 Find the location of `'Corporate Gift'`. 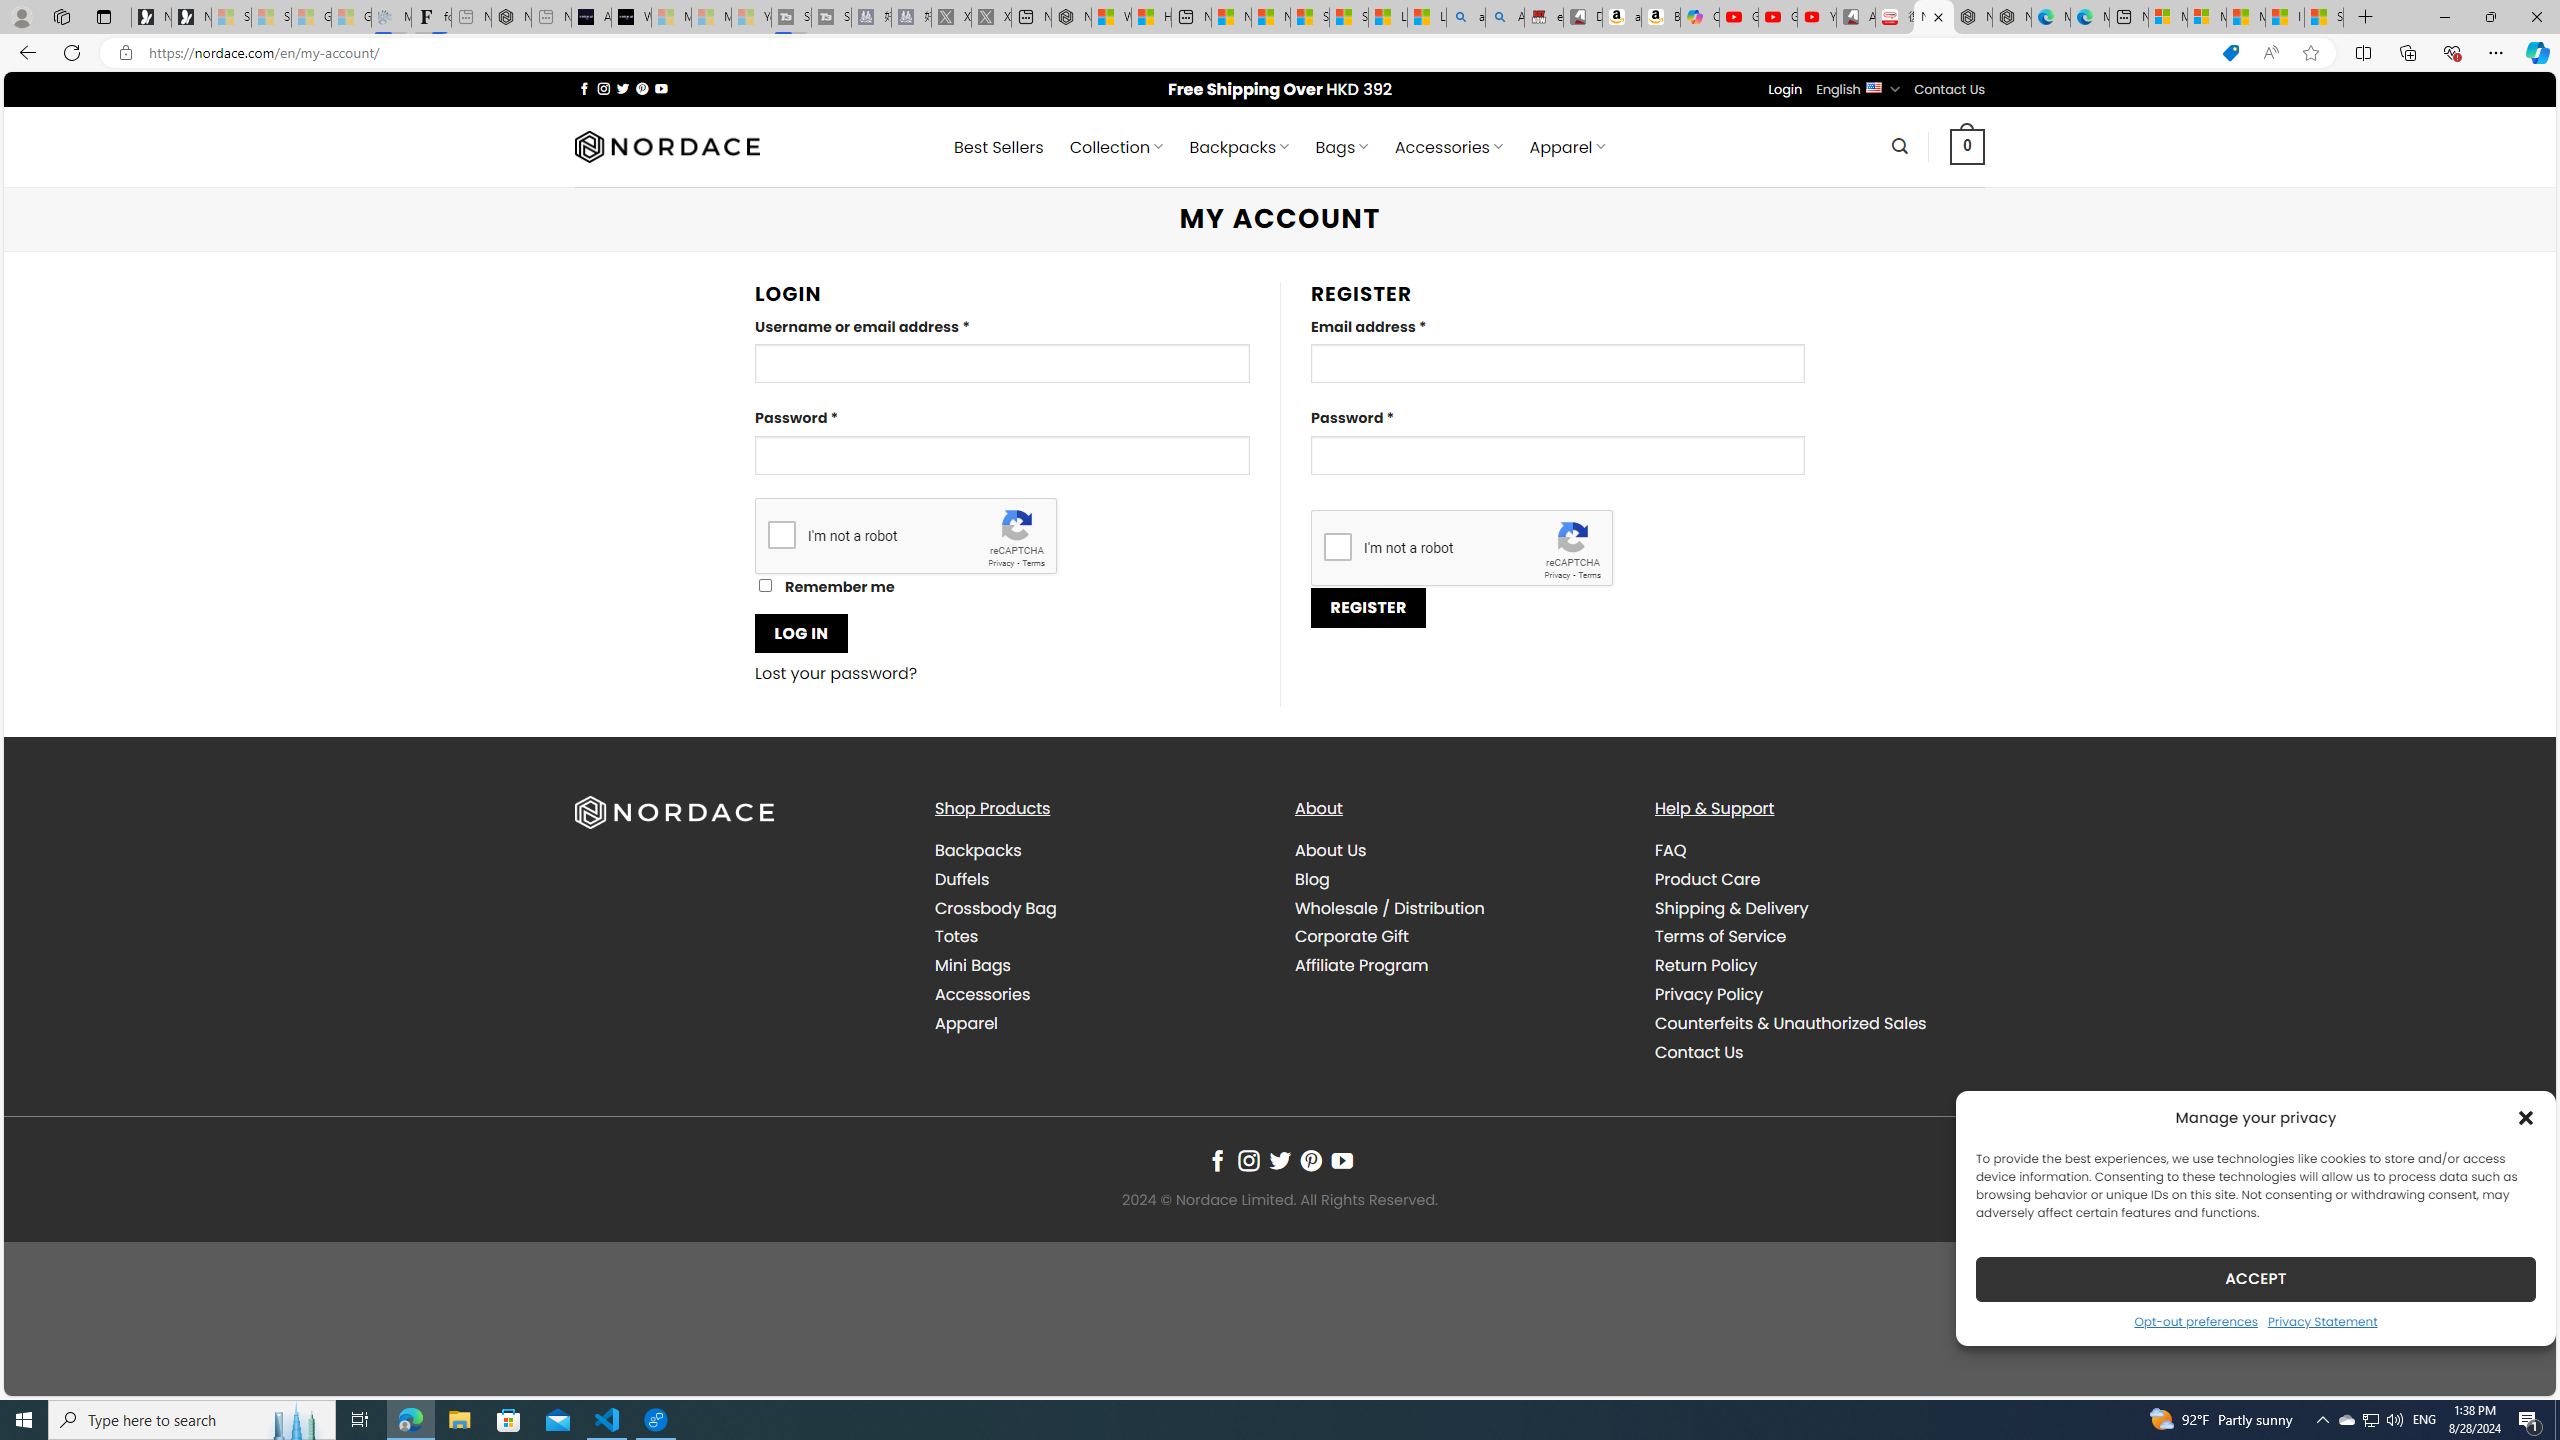

'Corporate Gift' is located at coordinates (1459, 937).